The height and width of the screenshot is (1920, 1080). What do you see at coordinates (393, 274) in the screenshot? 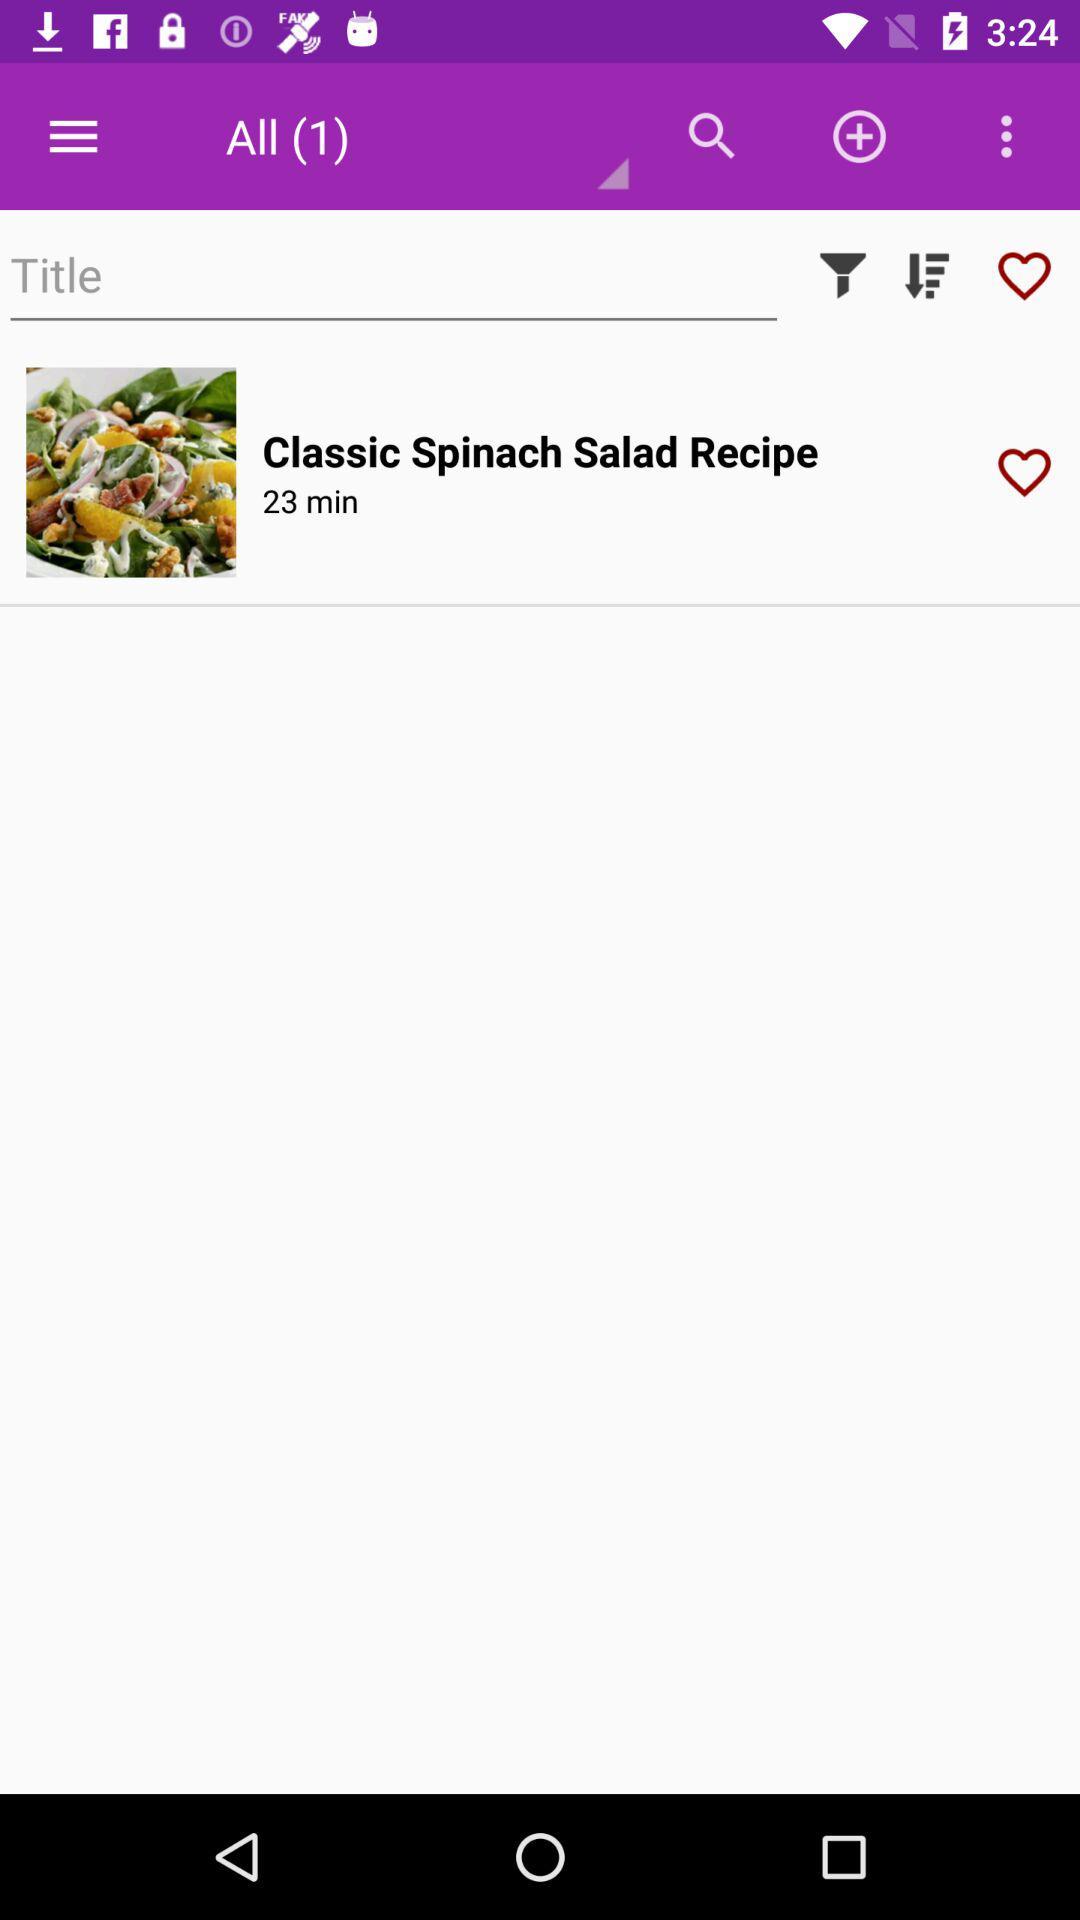
I see `title` at bounding box center [393, 274].